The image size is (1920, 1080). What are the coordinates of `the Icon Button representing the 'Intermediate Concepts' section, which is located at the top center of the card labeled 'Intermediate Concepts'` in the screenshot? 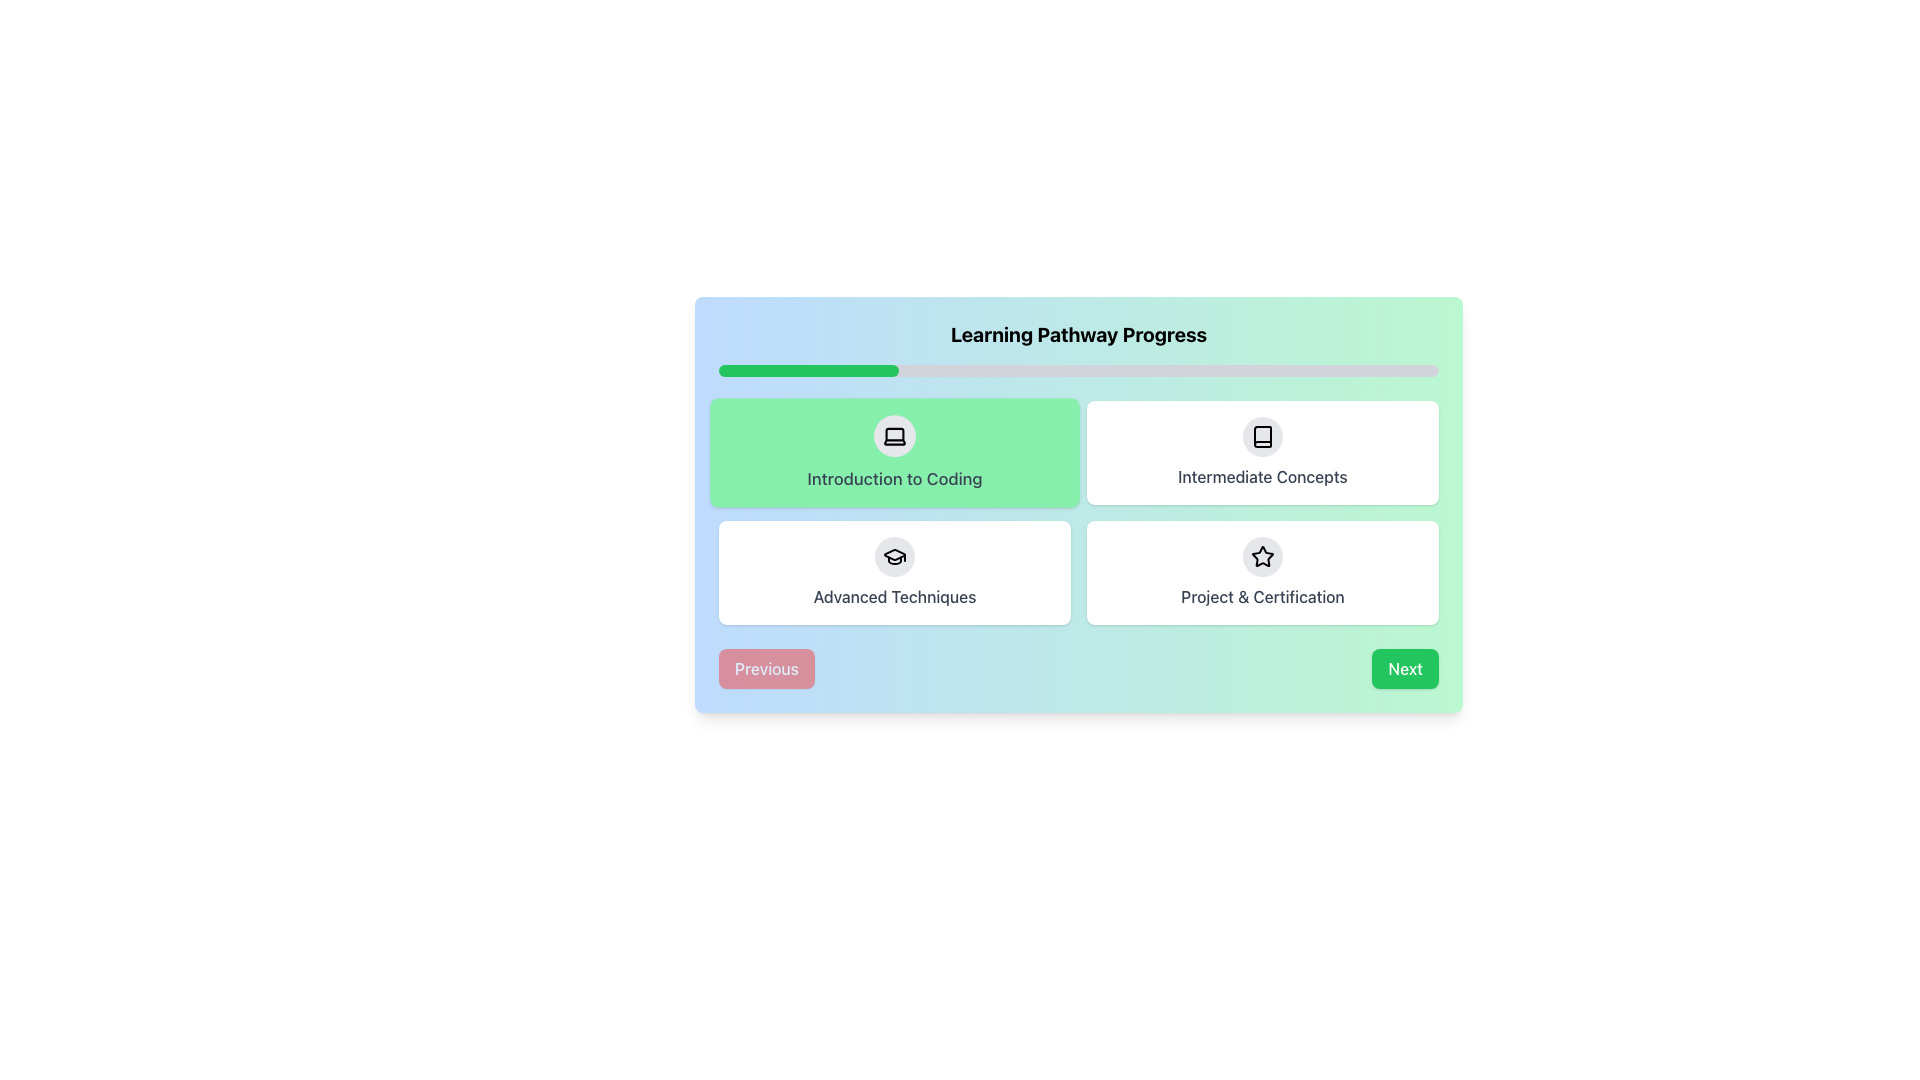 It's located at (1261, 435).